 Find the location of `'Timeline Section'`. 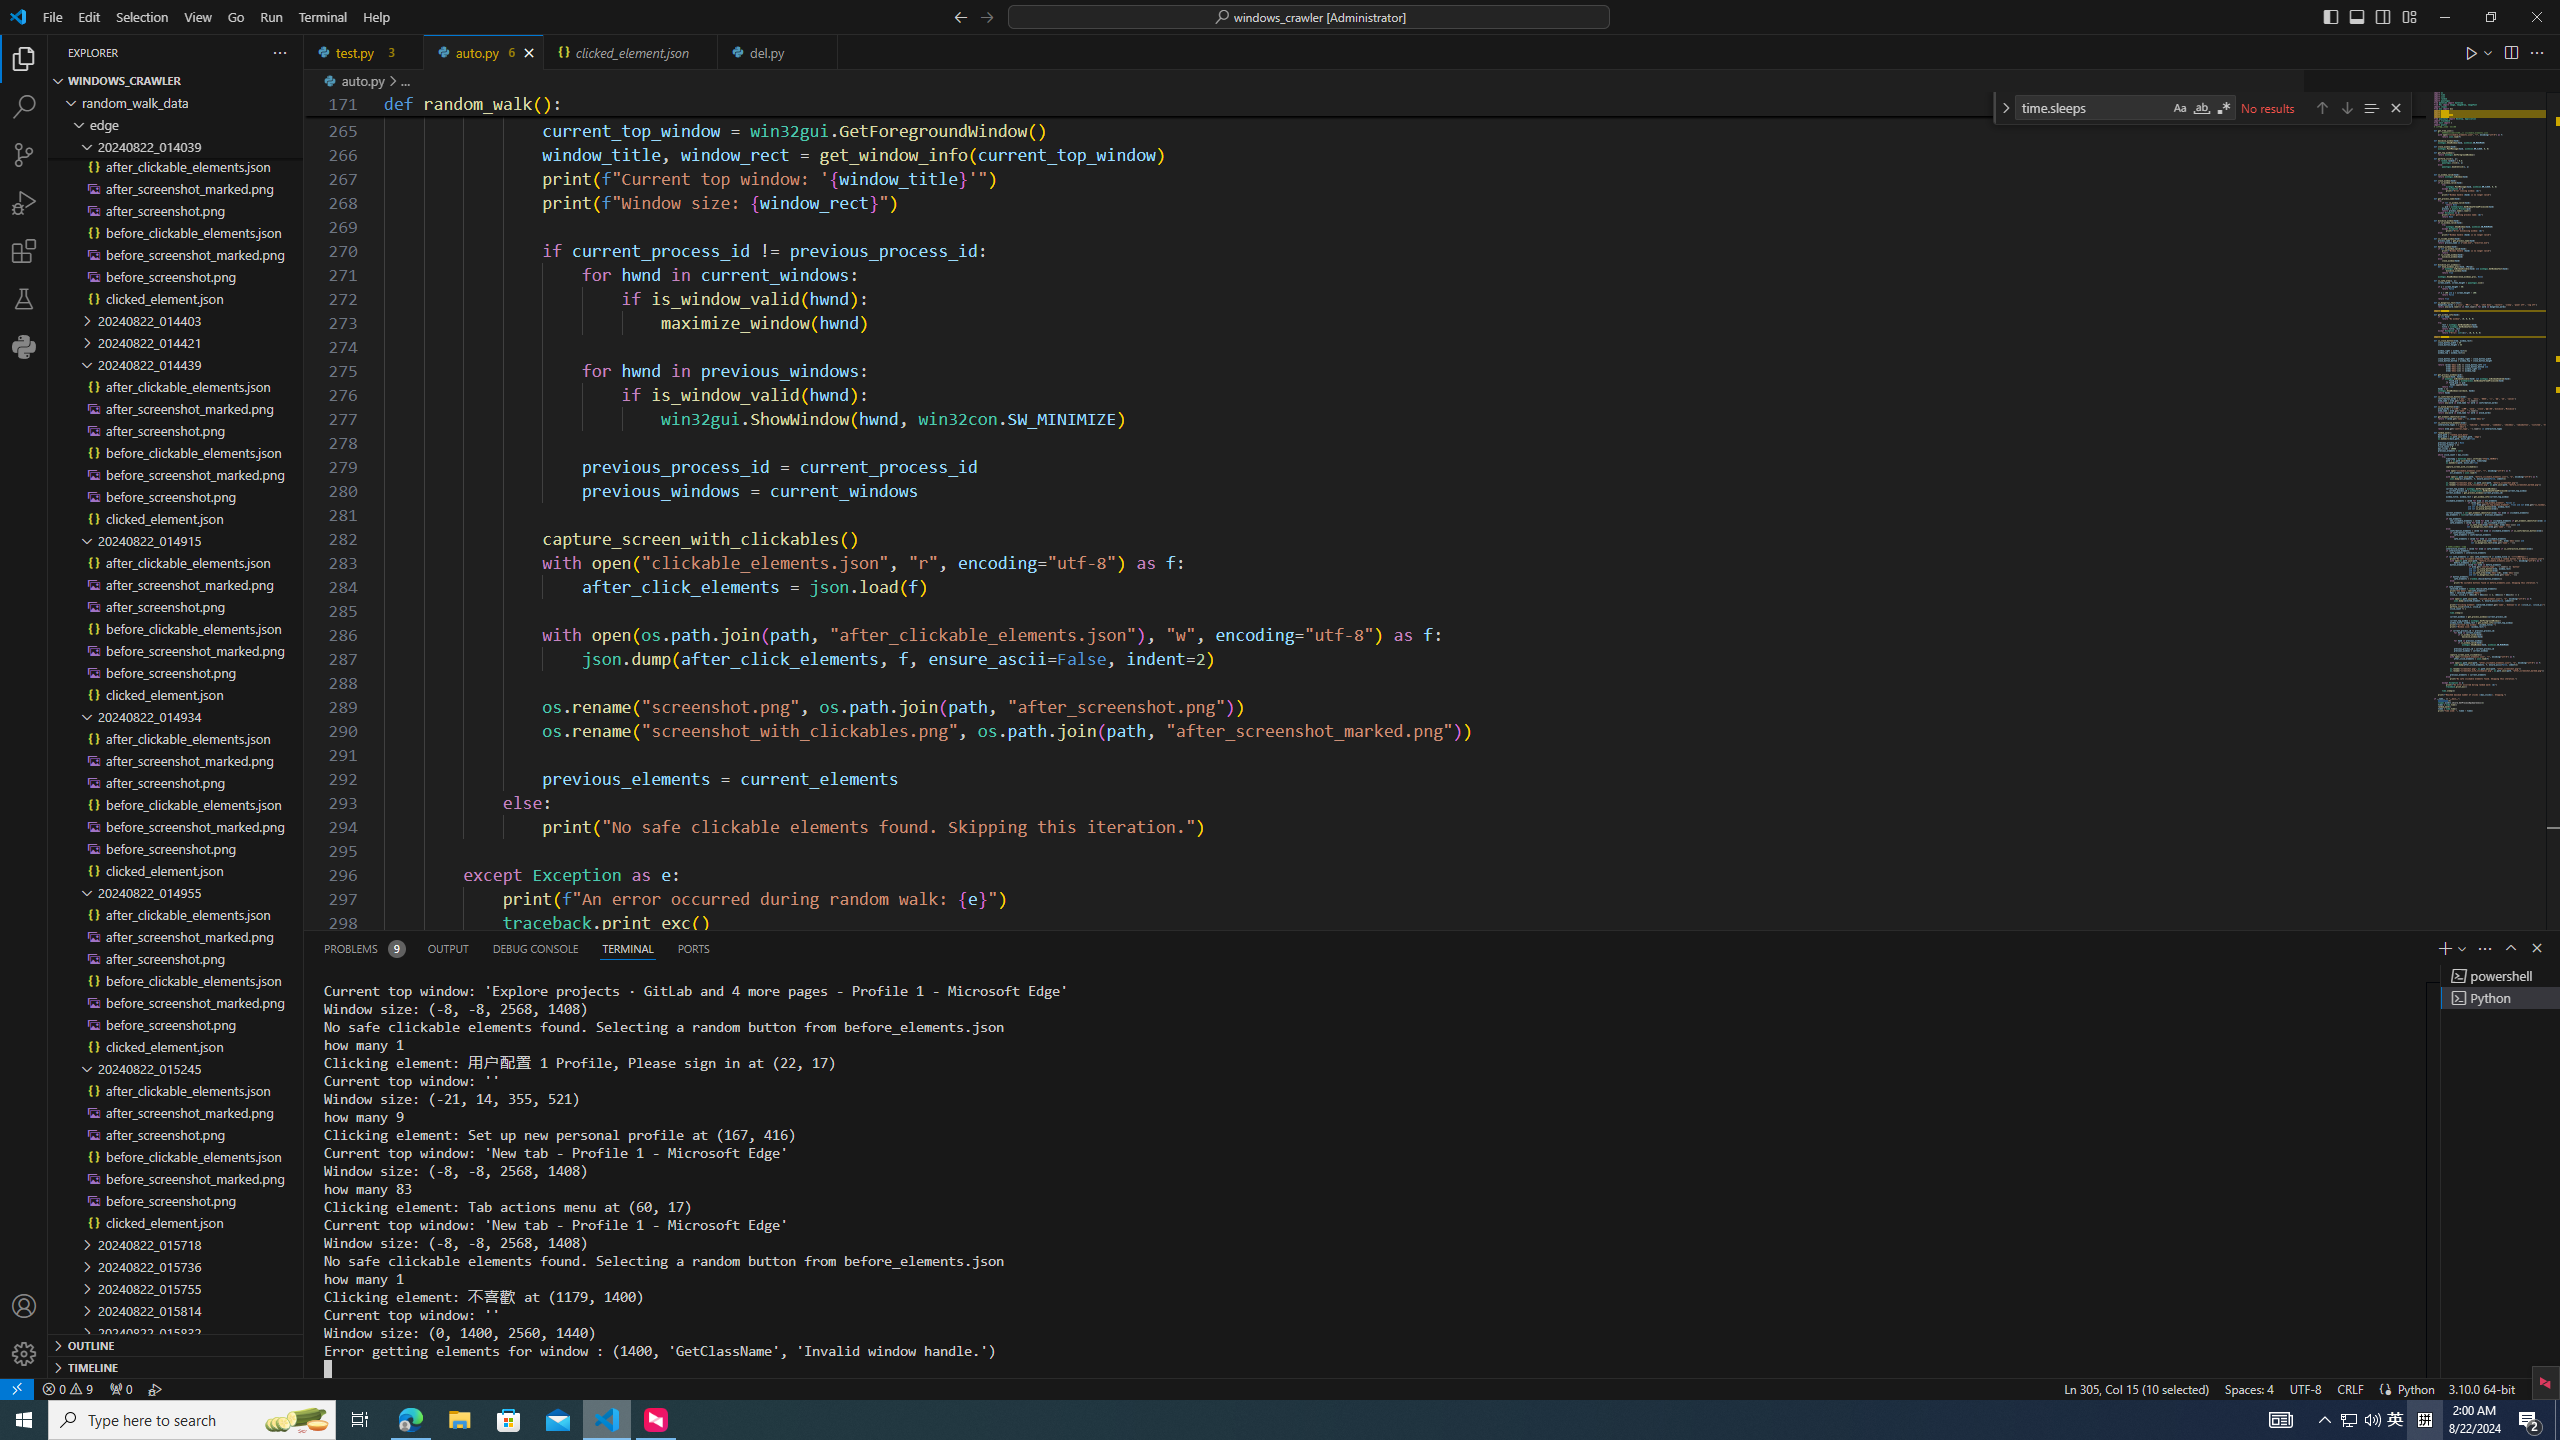

'Timeline Section' is located at coordinates (175, 1367).